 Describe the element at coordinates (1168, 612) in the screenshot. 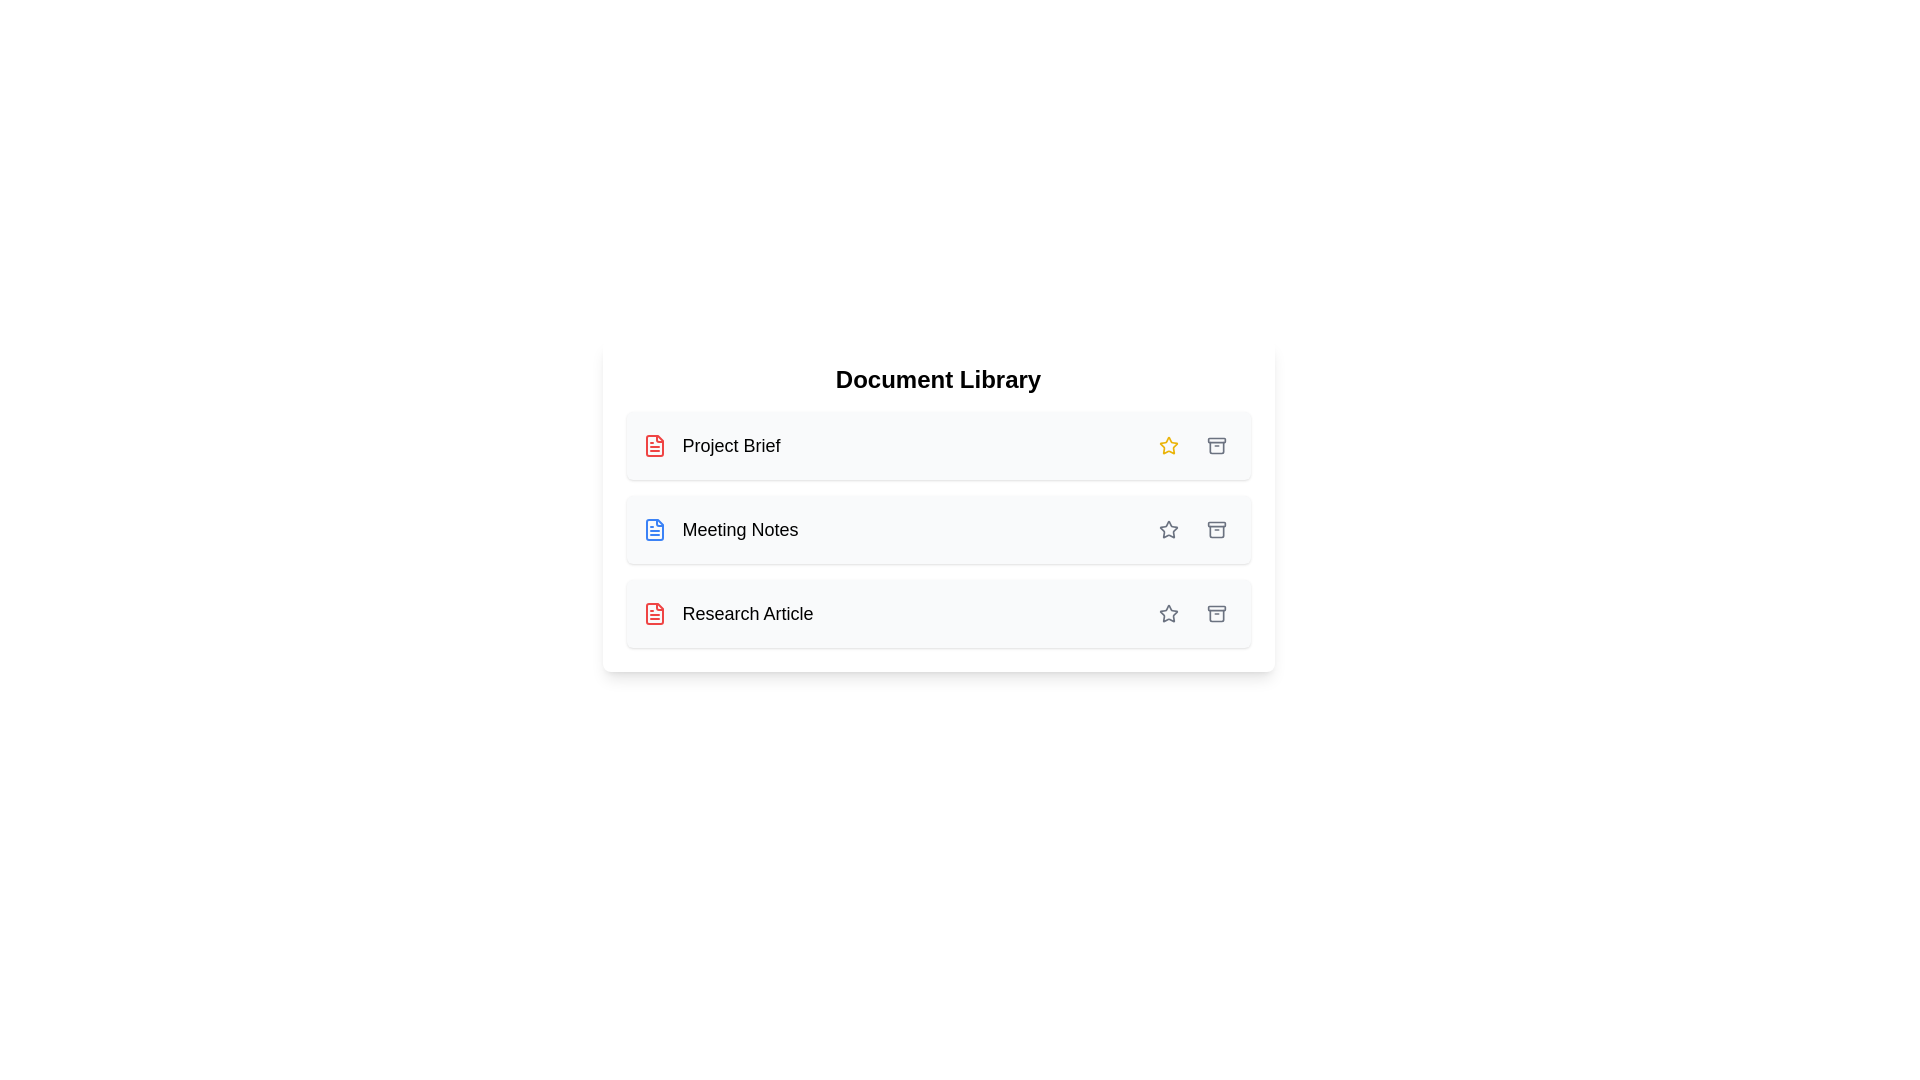

I see `the star icon corresponding to the document named Research Article to toggle its favorite status` at that location.